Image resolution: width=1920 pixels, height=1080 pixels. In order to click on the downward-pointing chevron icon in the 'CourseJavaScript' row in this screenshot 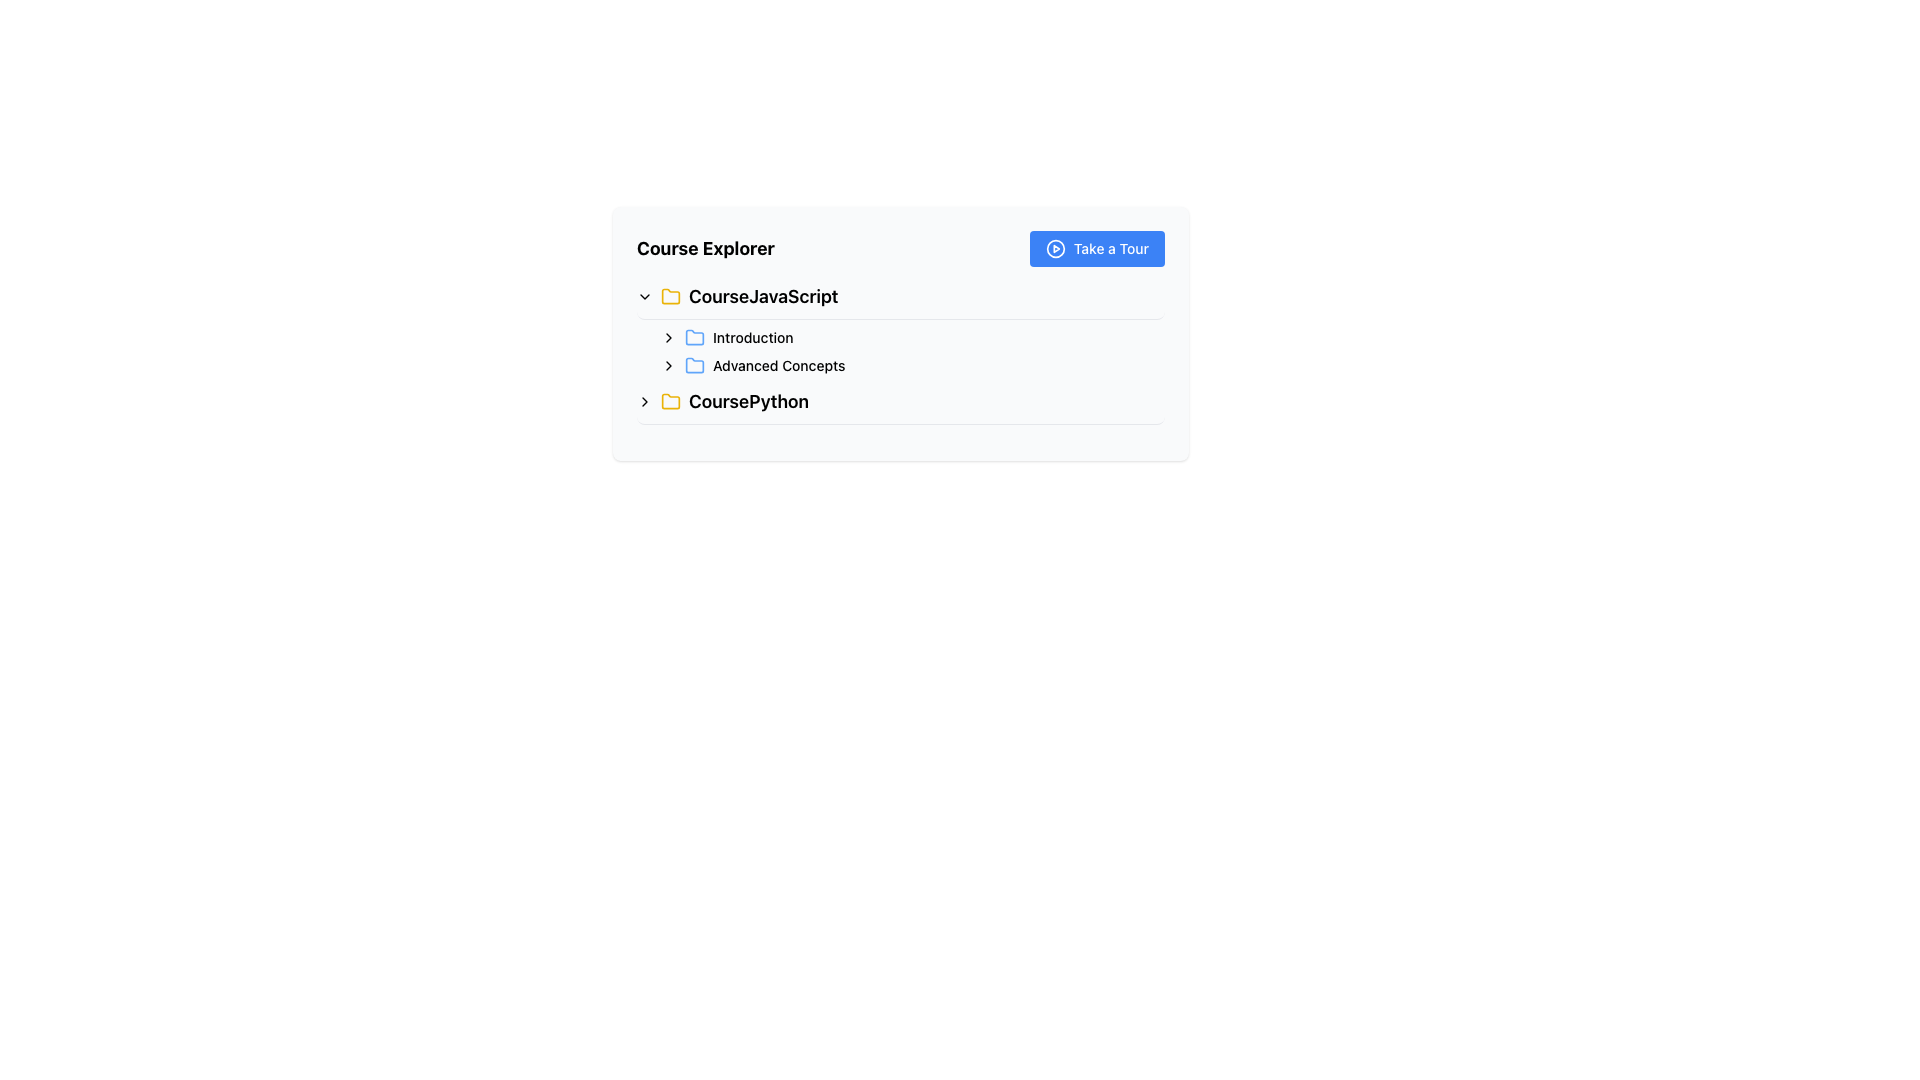, I will do `click(644, 297)`.